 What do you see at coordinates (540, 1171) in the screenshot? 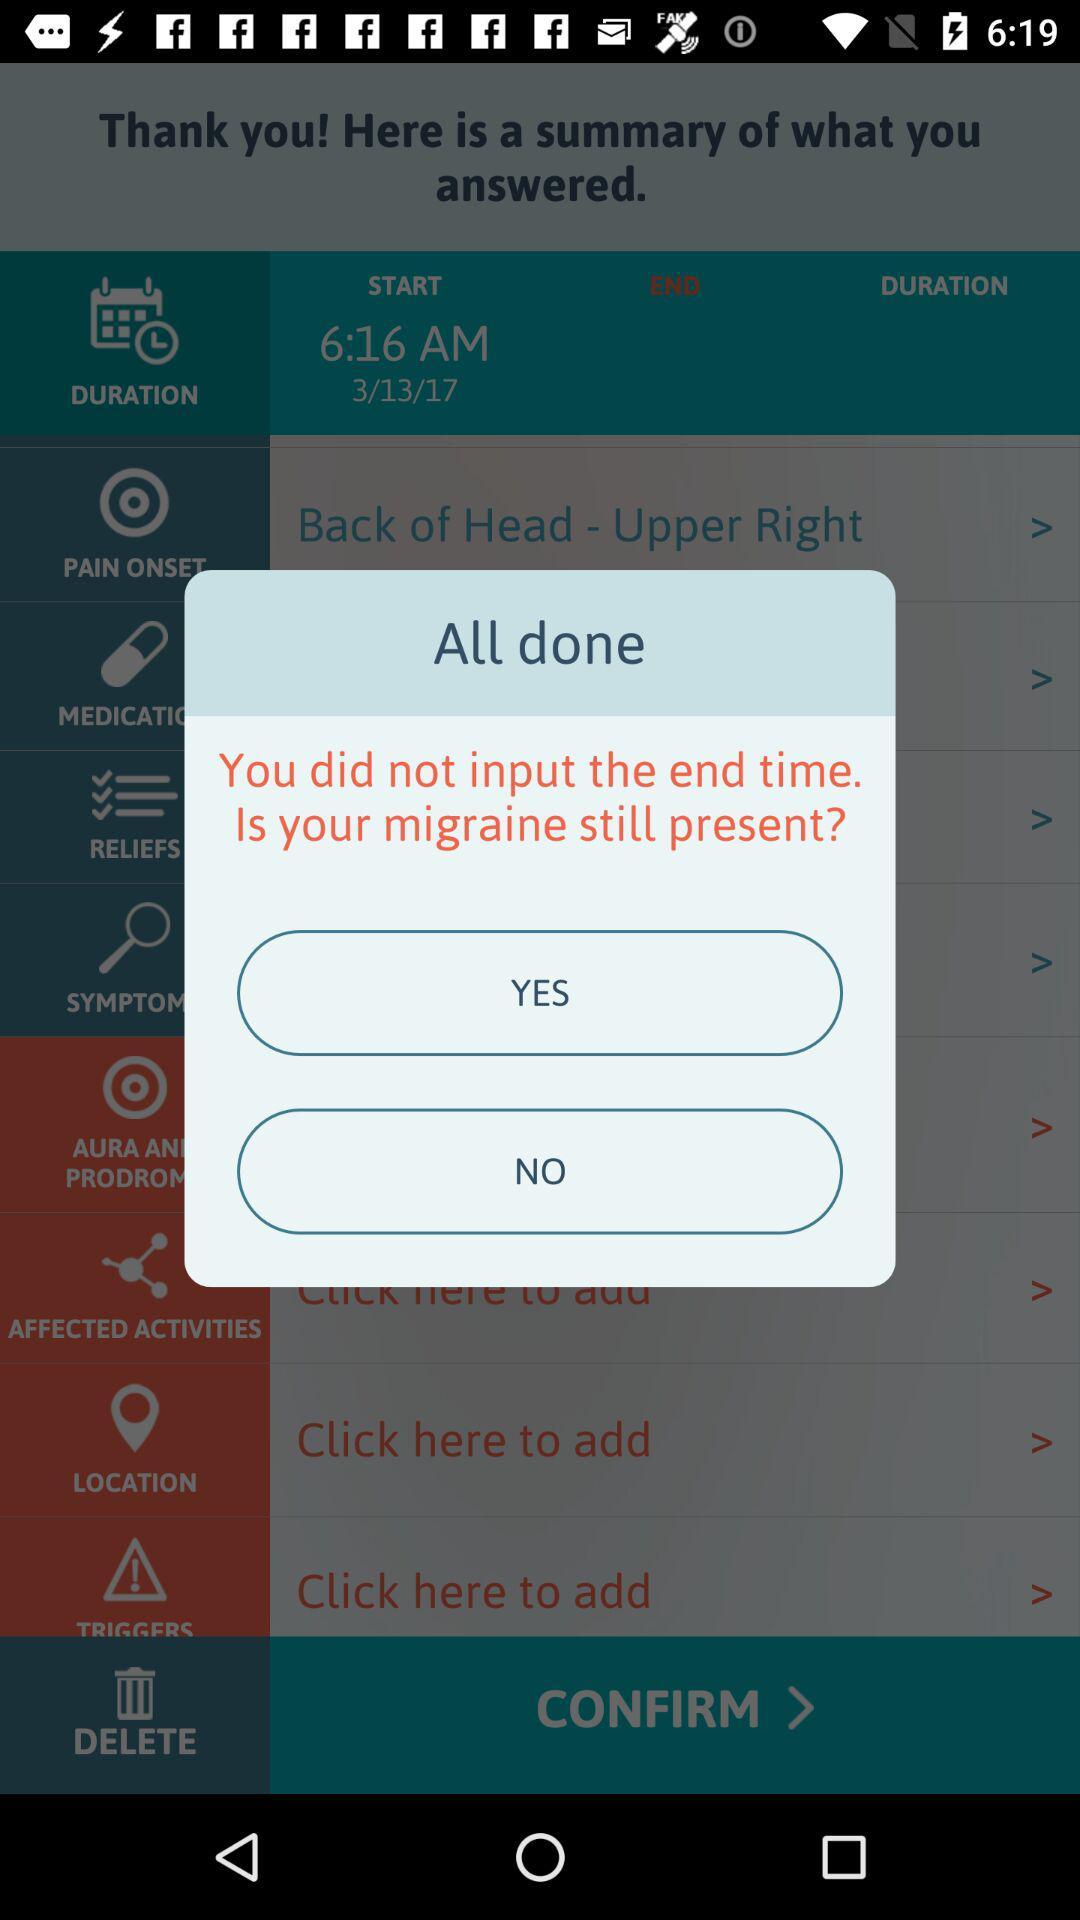
I see `the no item` at bounding box center [540, 1171].